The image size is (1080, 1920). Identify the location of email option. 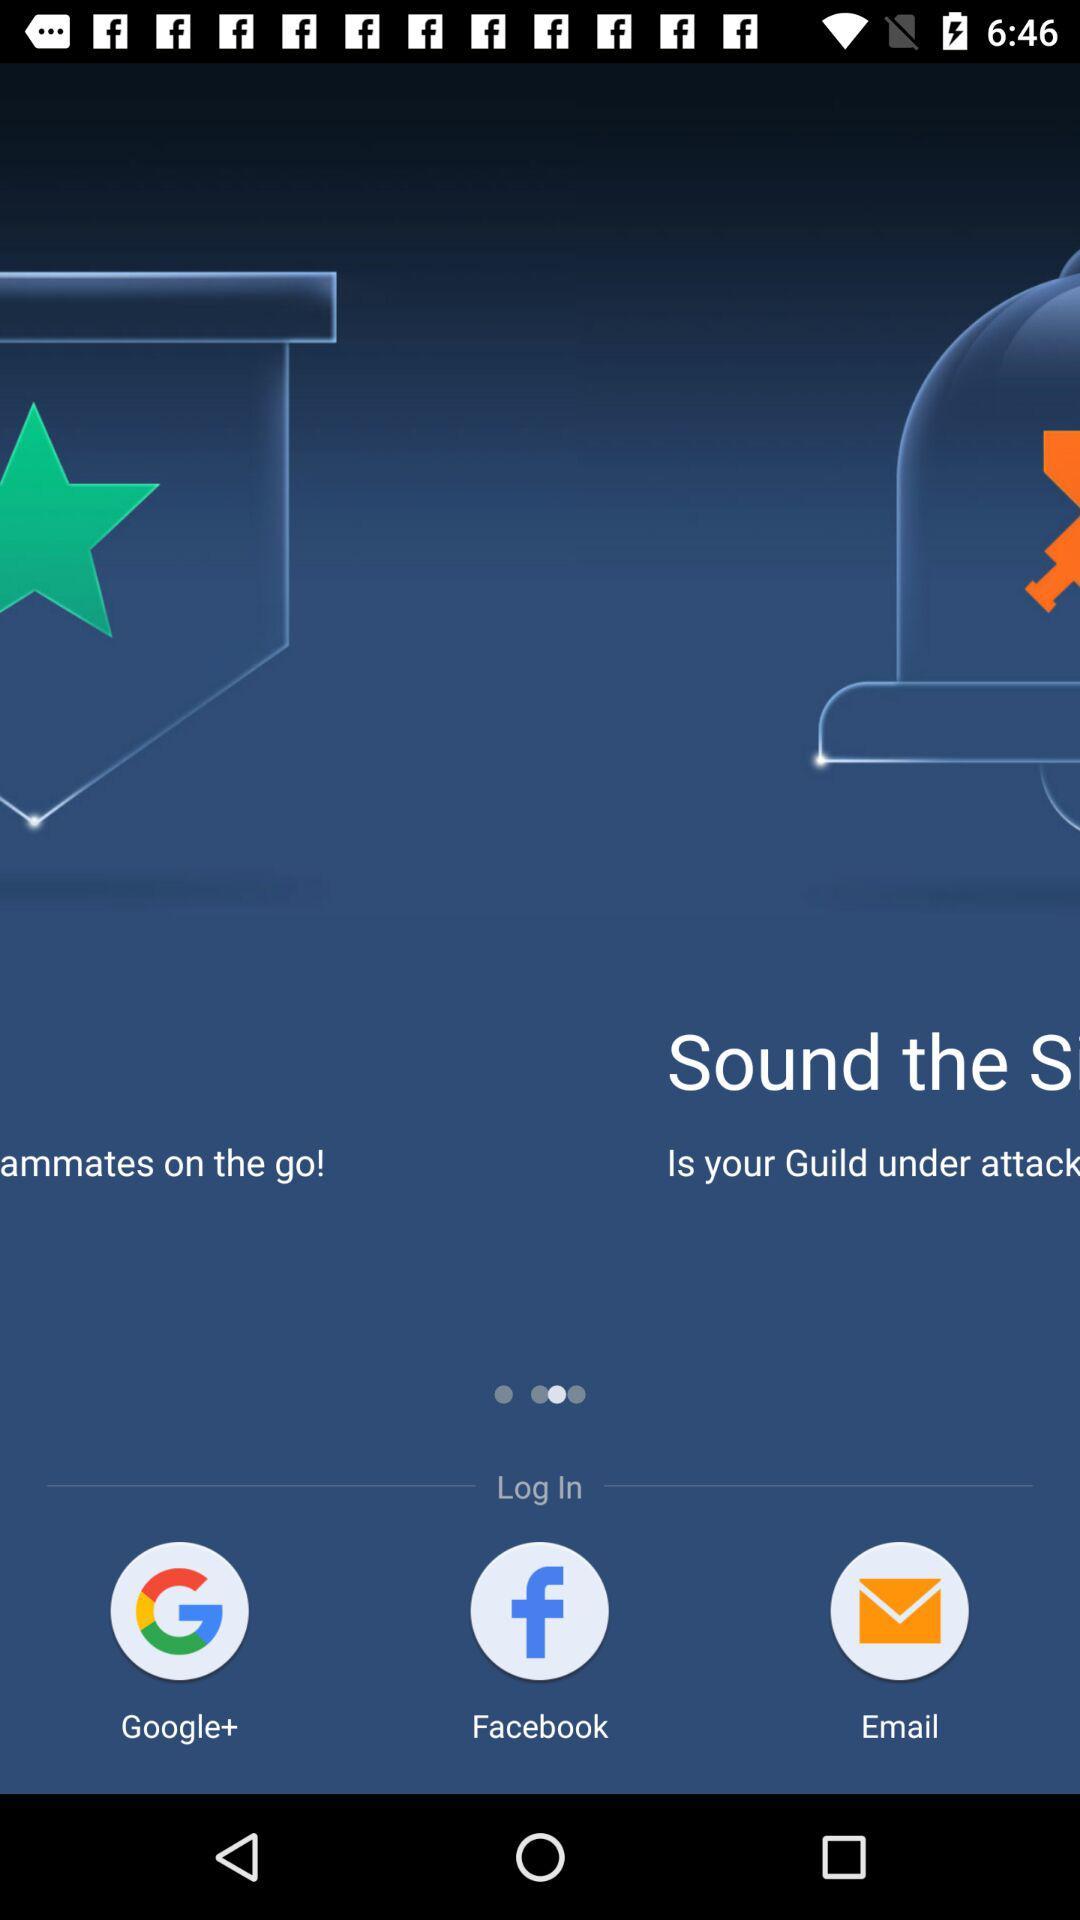
(898, 1613).